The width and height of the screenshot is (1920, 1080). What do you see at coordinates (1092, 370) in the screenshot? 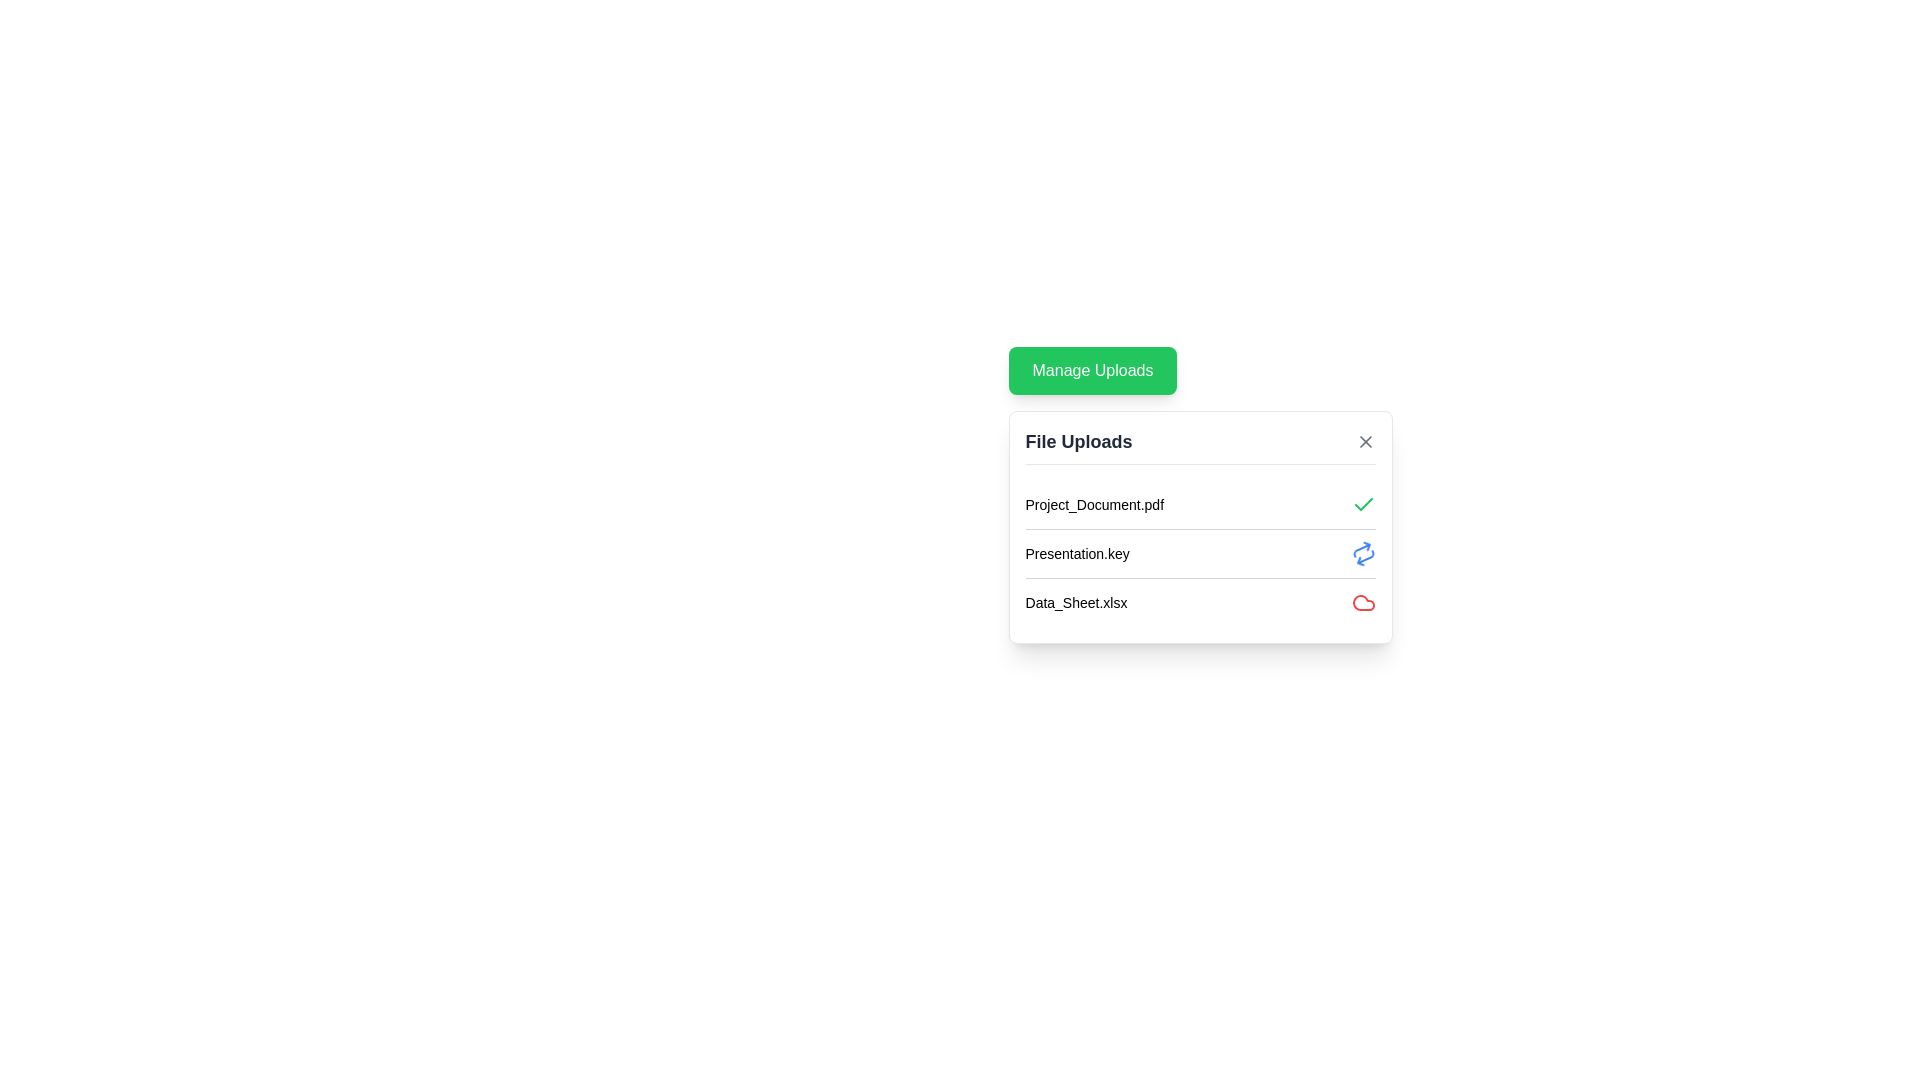
I see `the green rectangular button with rounded corners labeled 'Manage Uploads' located above the 'File Uploads' list to trigger visual or textual feedback` at bounding box center [1092, 370].